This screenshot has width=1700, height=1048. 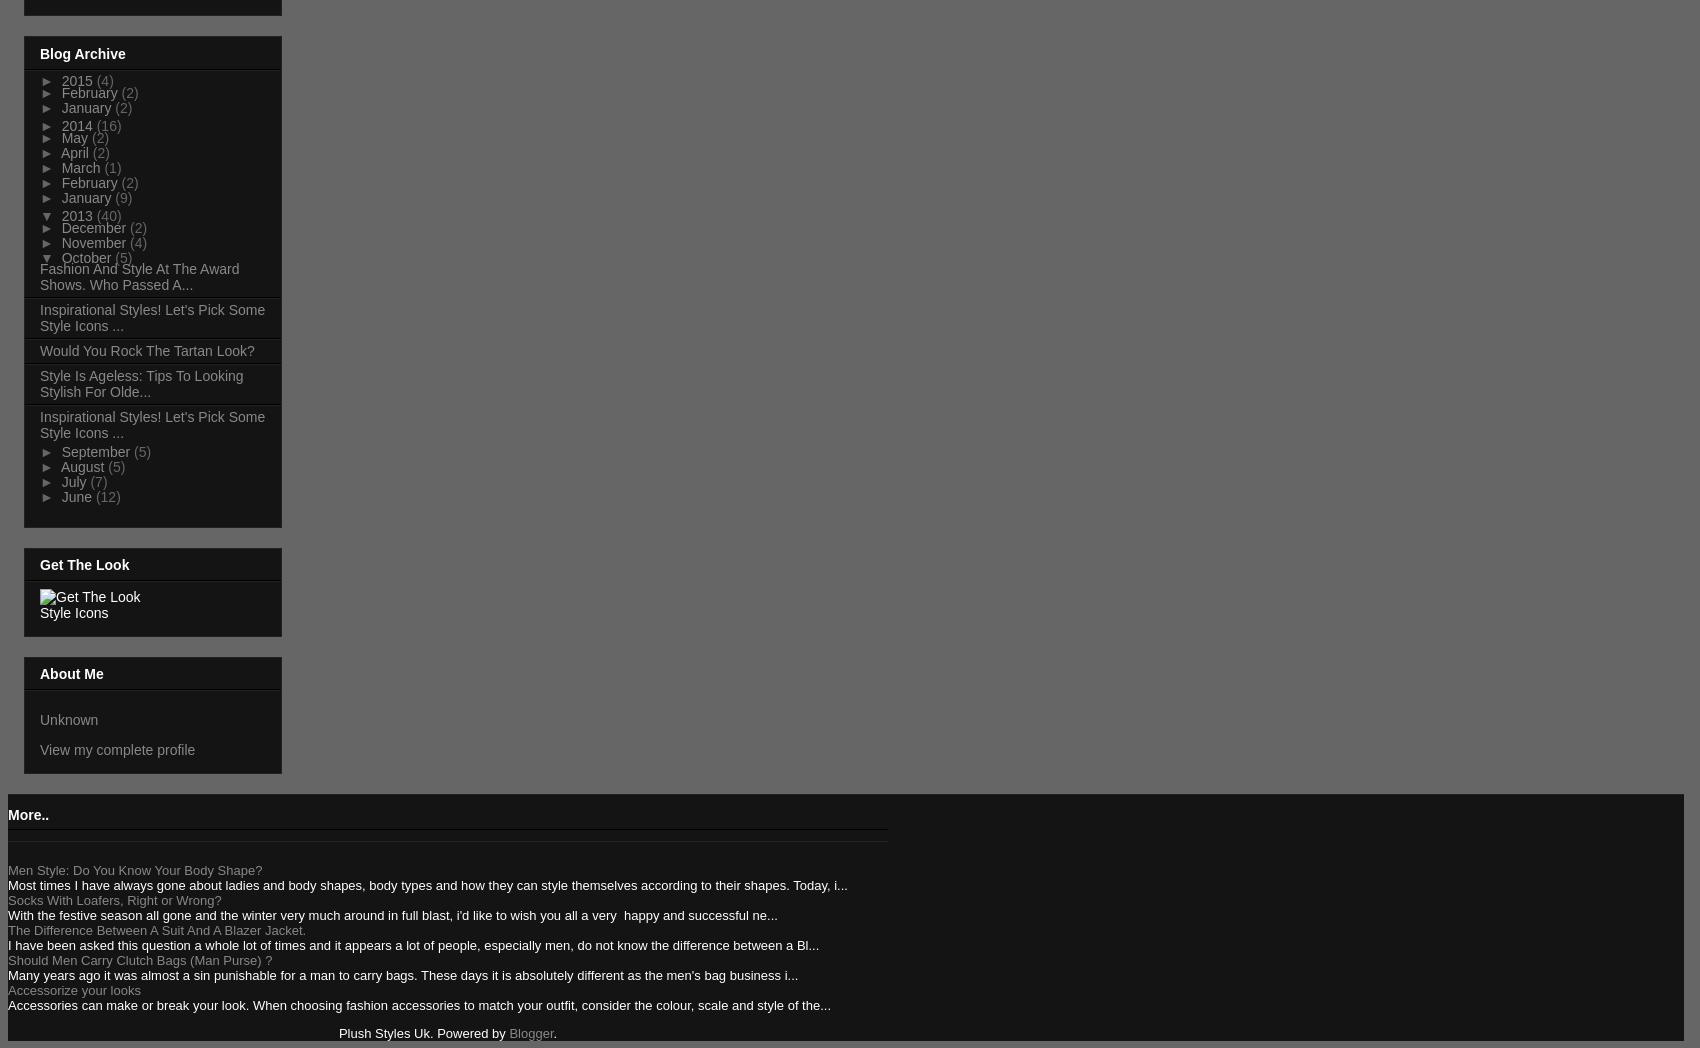 I want to click on 'Many years ago it was almost a sin punishable for a man to carry bags. These days it is absolutely different as the men's bag business i...', so click(x=402, y=974).